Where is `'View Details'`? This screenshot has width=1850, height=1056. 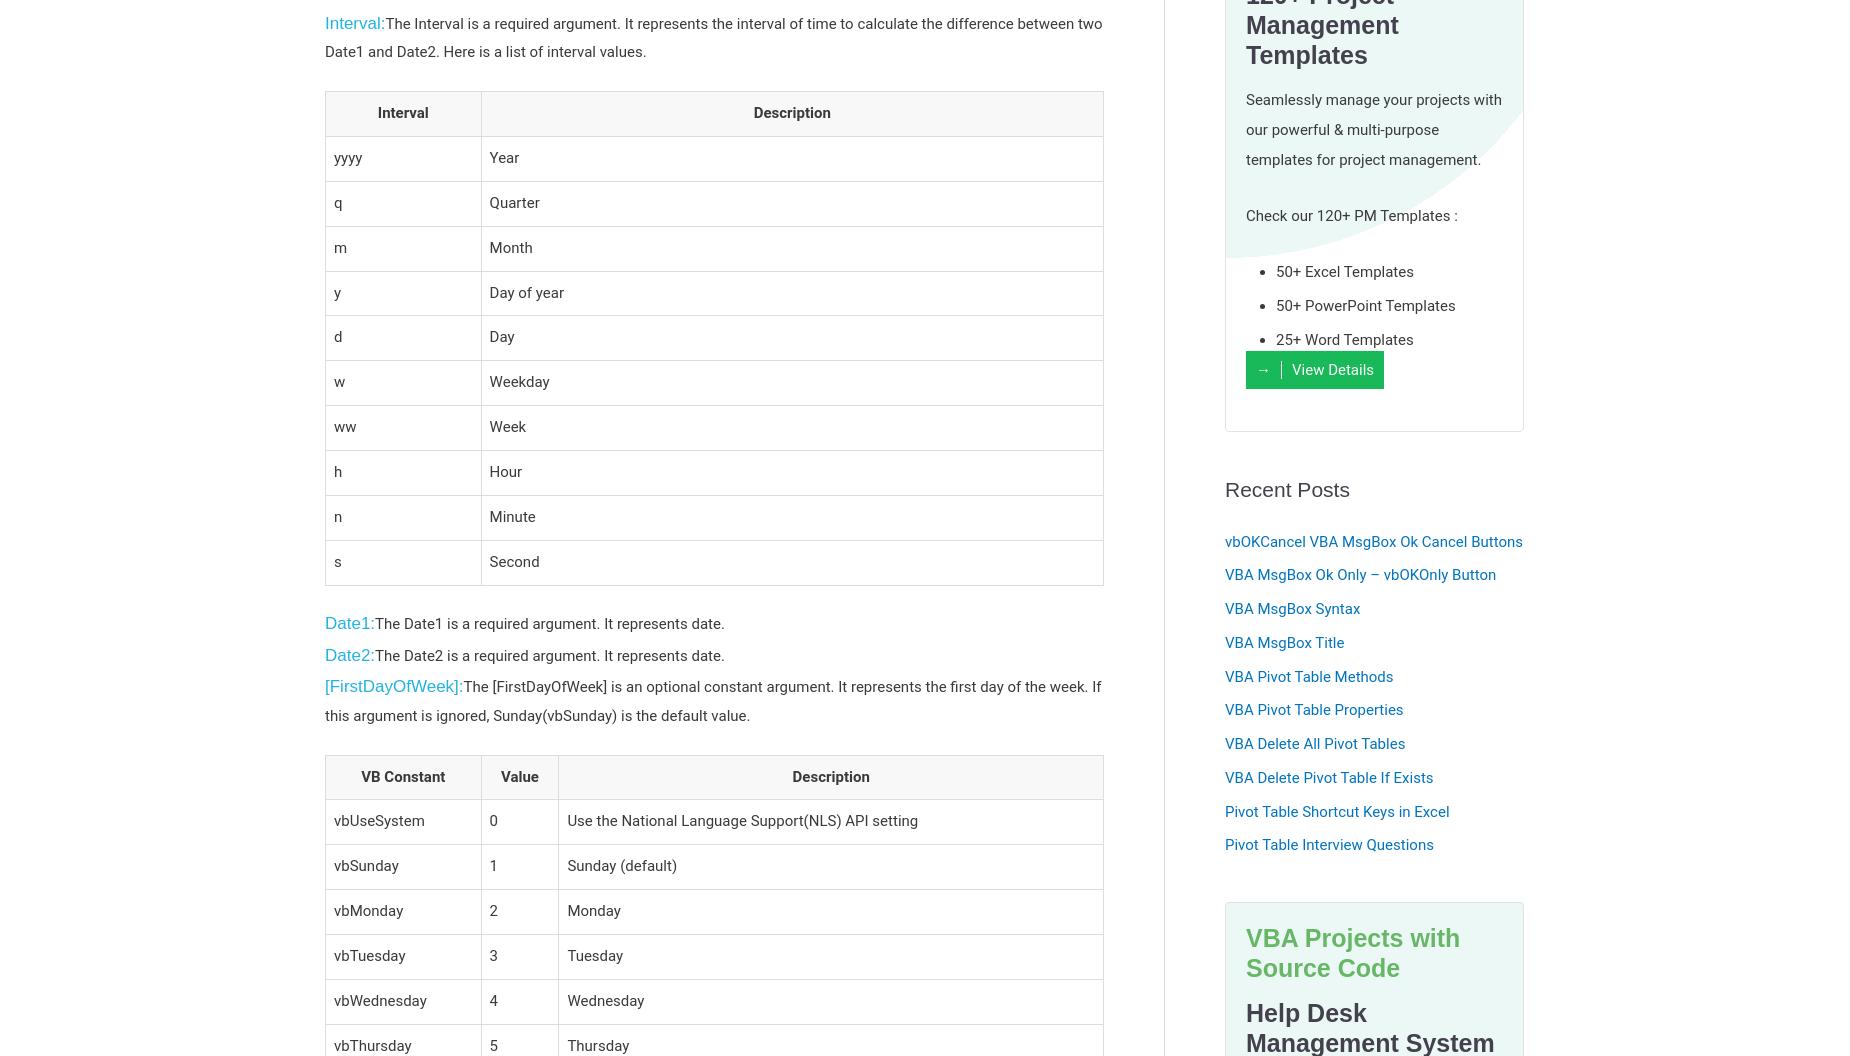
'View Details' is located at coordinates (1331, 367).